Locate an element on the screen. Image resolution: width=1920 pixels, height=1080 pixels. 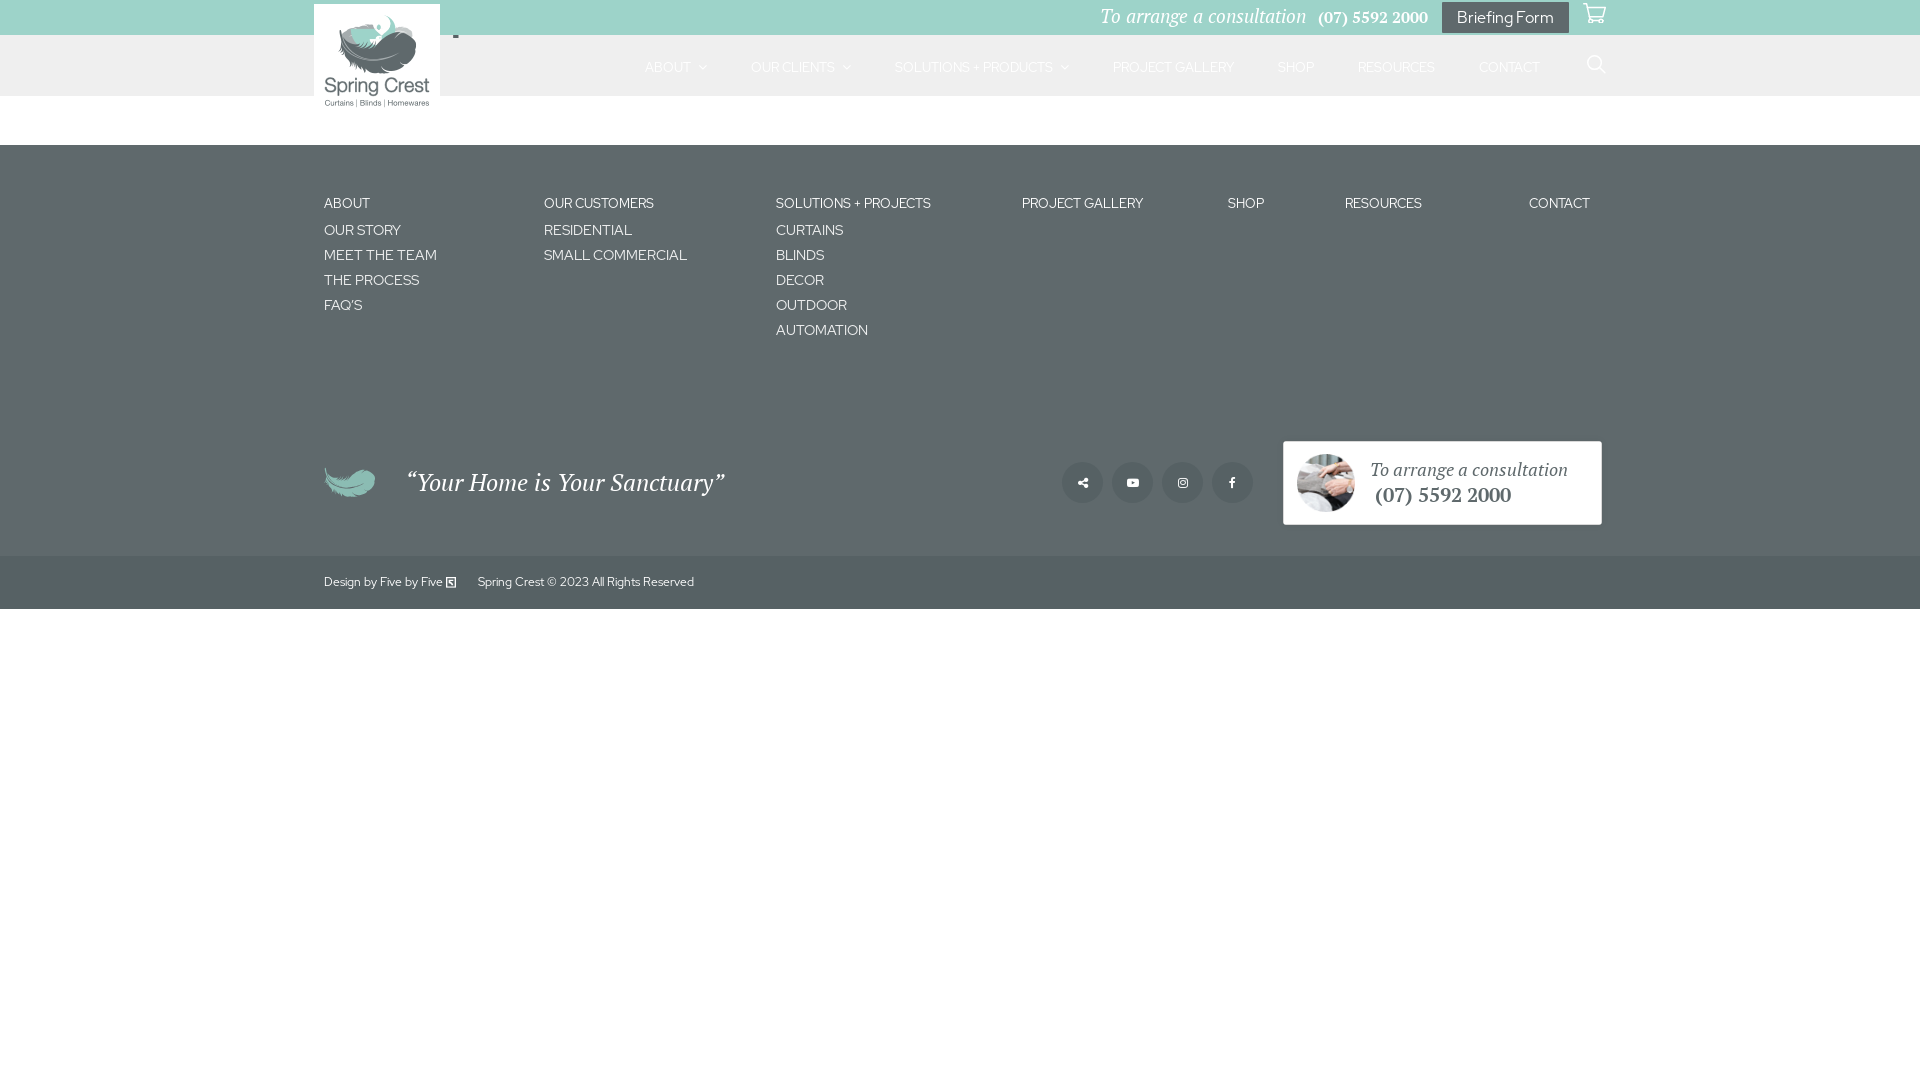
'Briefing Form' is located at coordinates (1505, 17).